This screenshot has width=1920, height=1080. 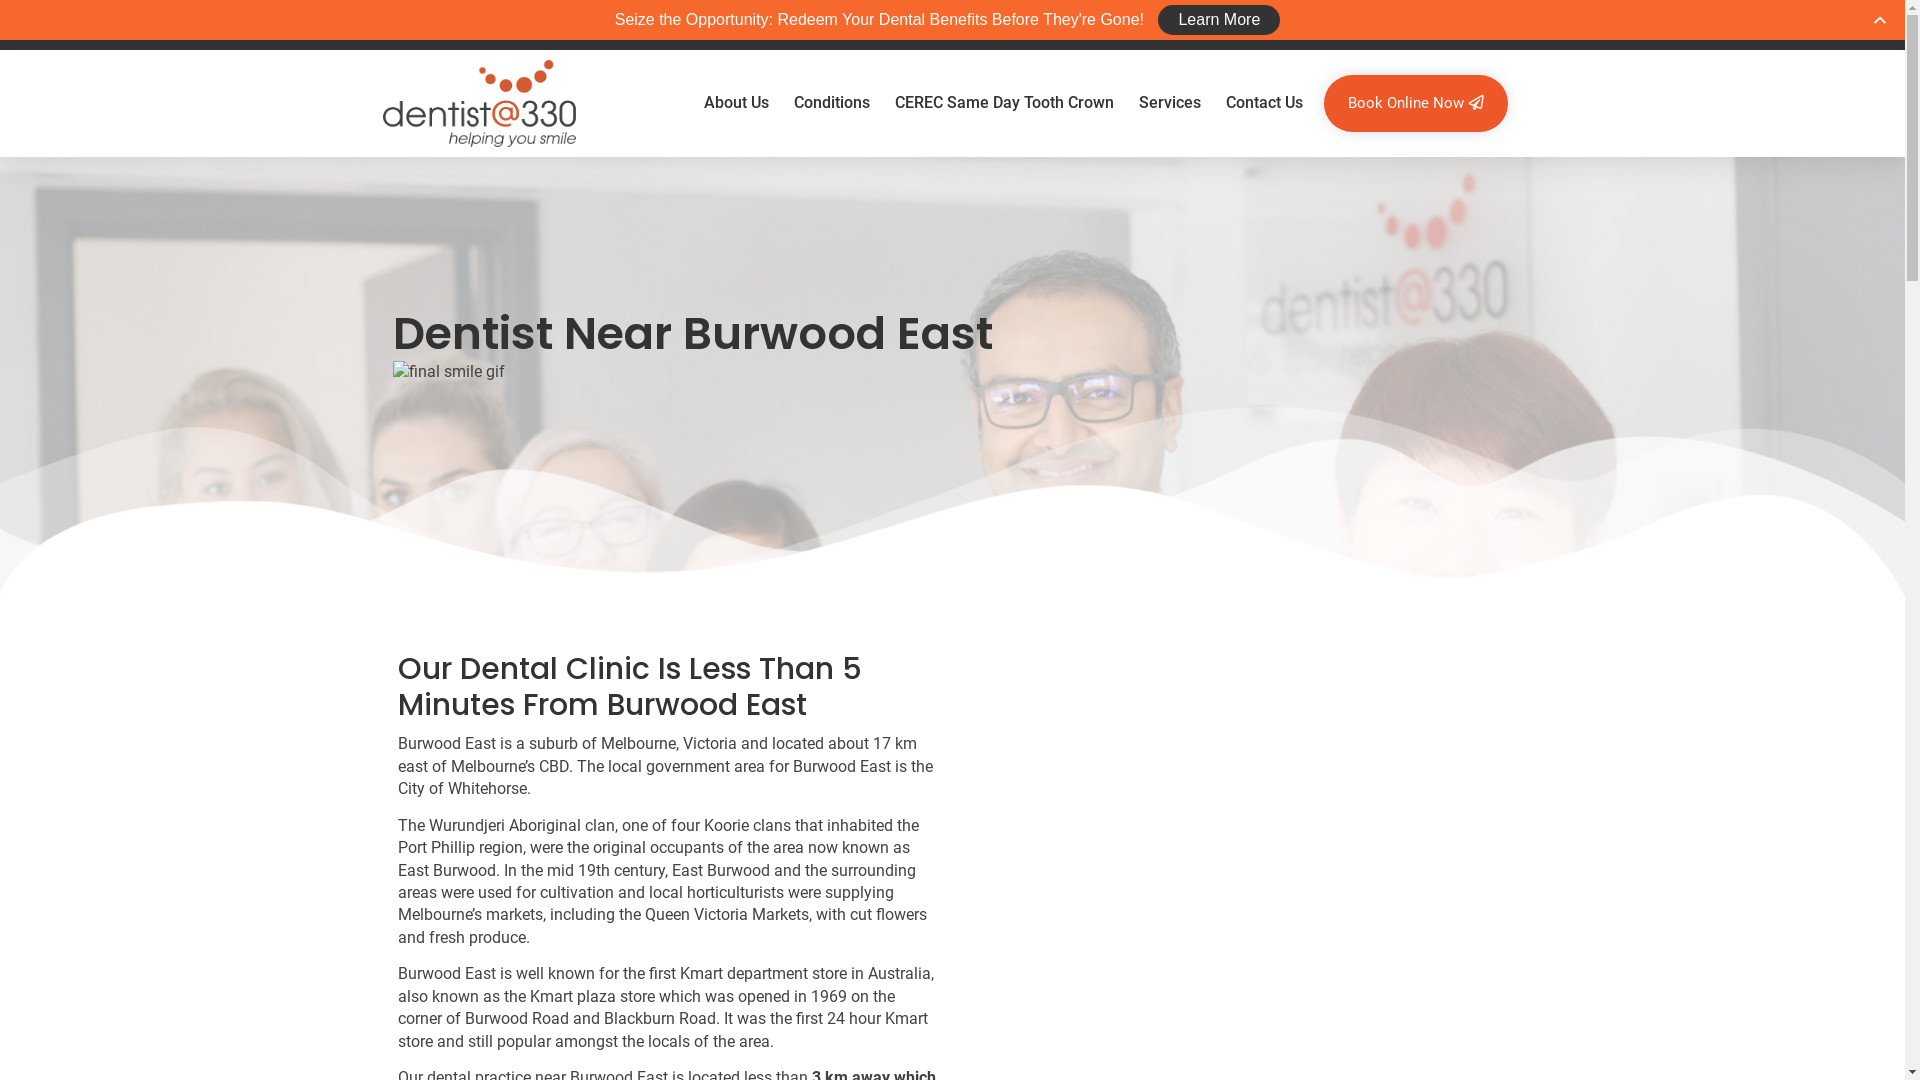 What do you see at coordinates (1415, 103) in the screenshot?
I see `'Book Online Now'` at bounding box center [1415, 103].